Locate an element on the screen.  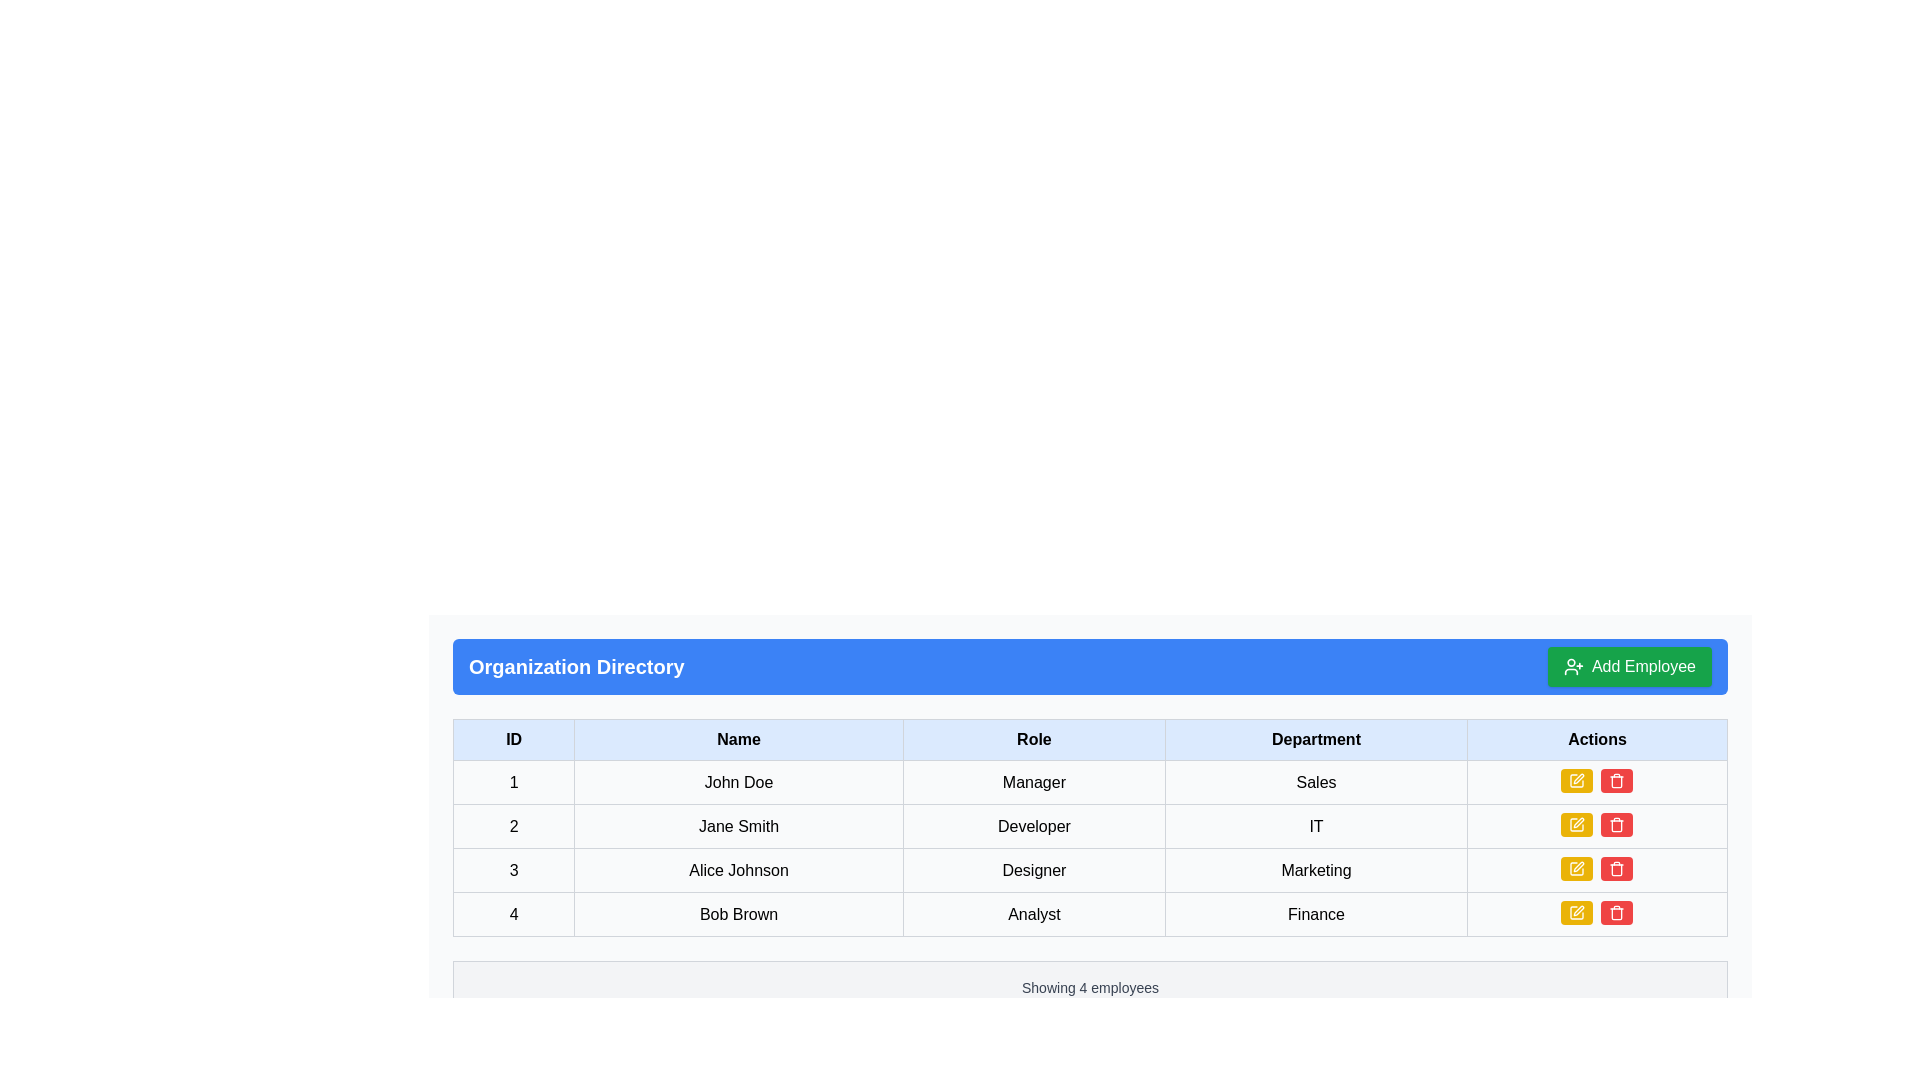
the yellow rectangular button with rounded corners and a white pen icon located in the 'Actions' column of the first row under the 'Organization Directory' header is located at coordinates (1576, 779).